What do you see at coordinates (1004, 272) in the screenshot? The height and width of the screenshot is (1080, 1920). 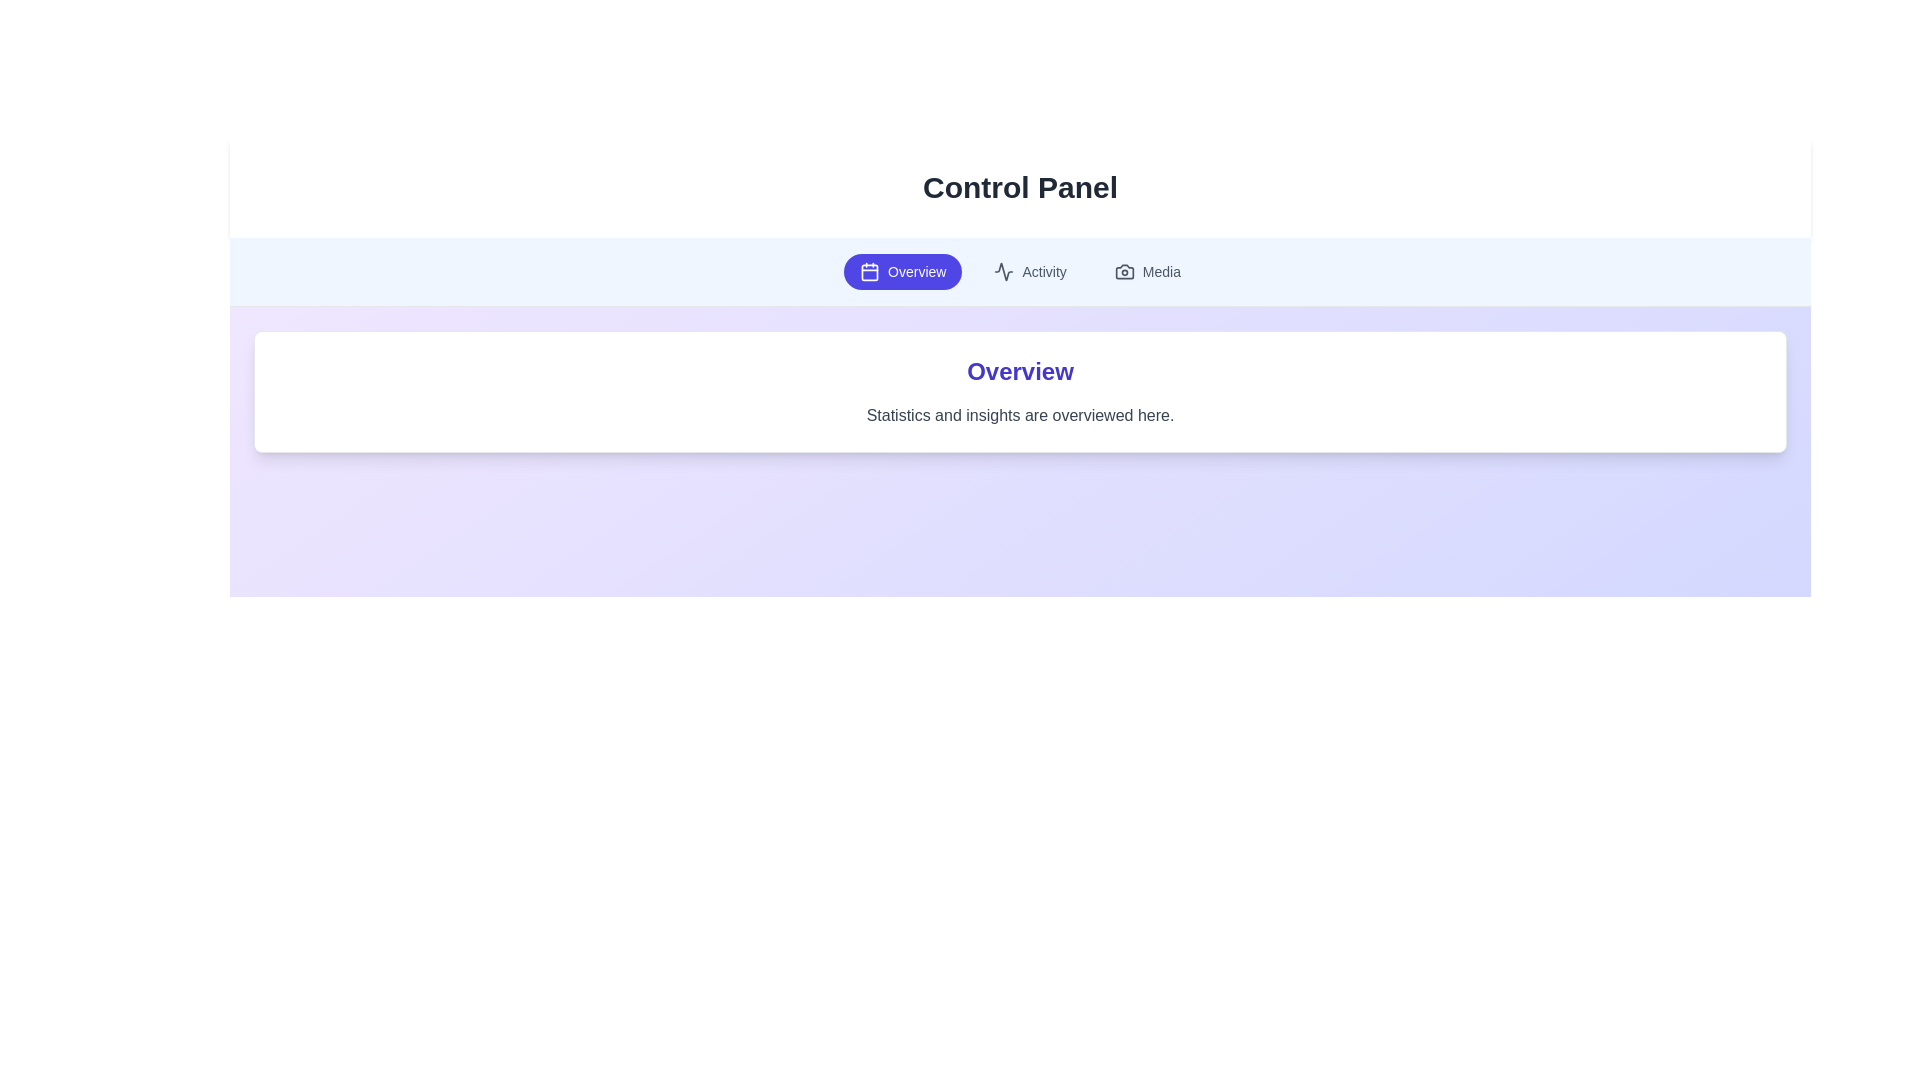 I see `the 'Activity' menu icon located in the horizontal navigation bar at the top of the interface` at bounding box center [1004, 272].